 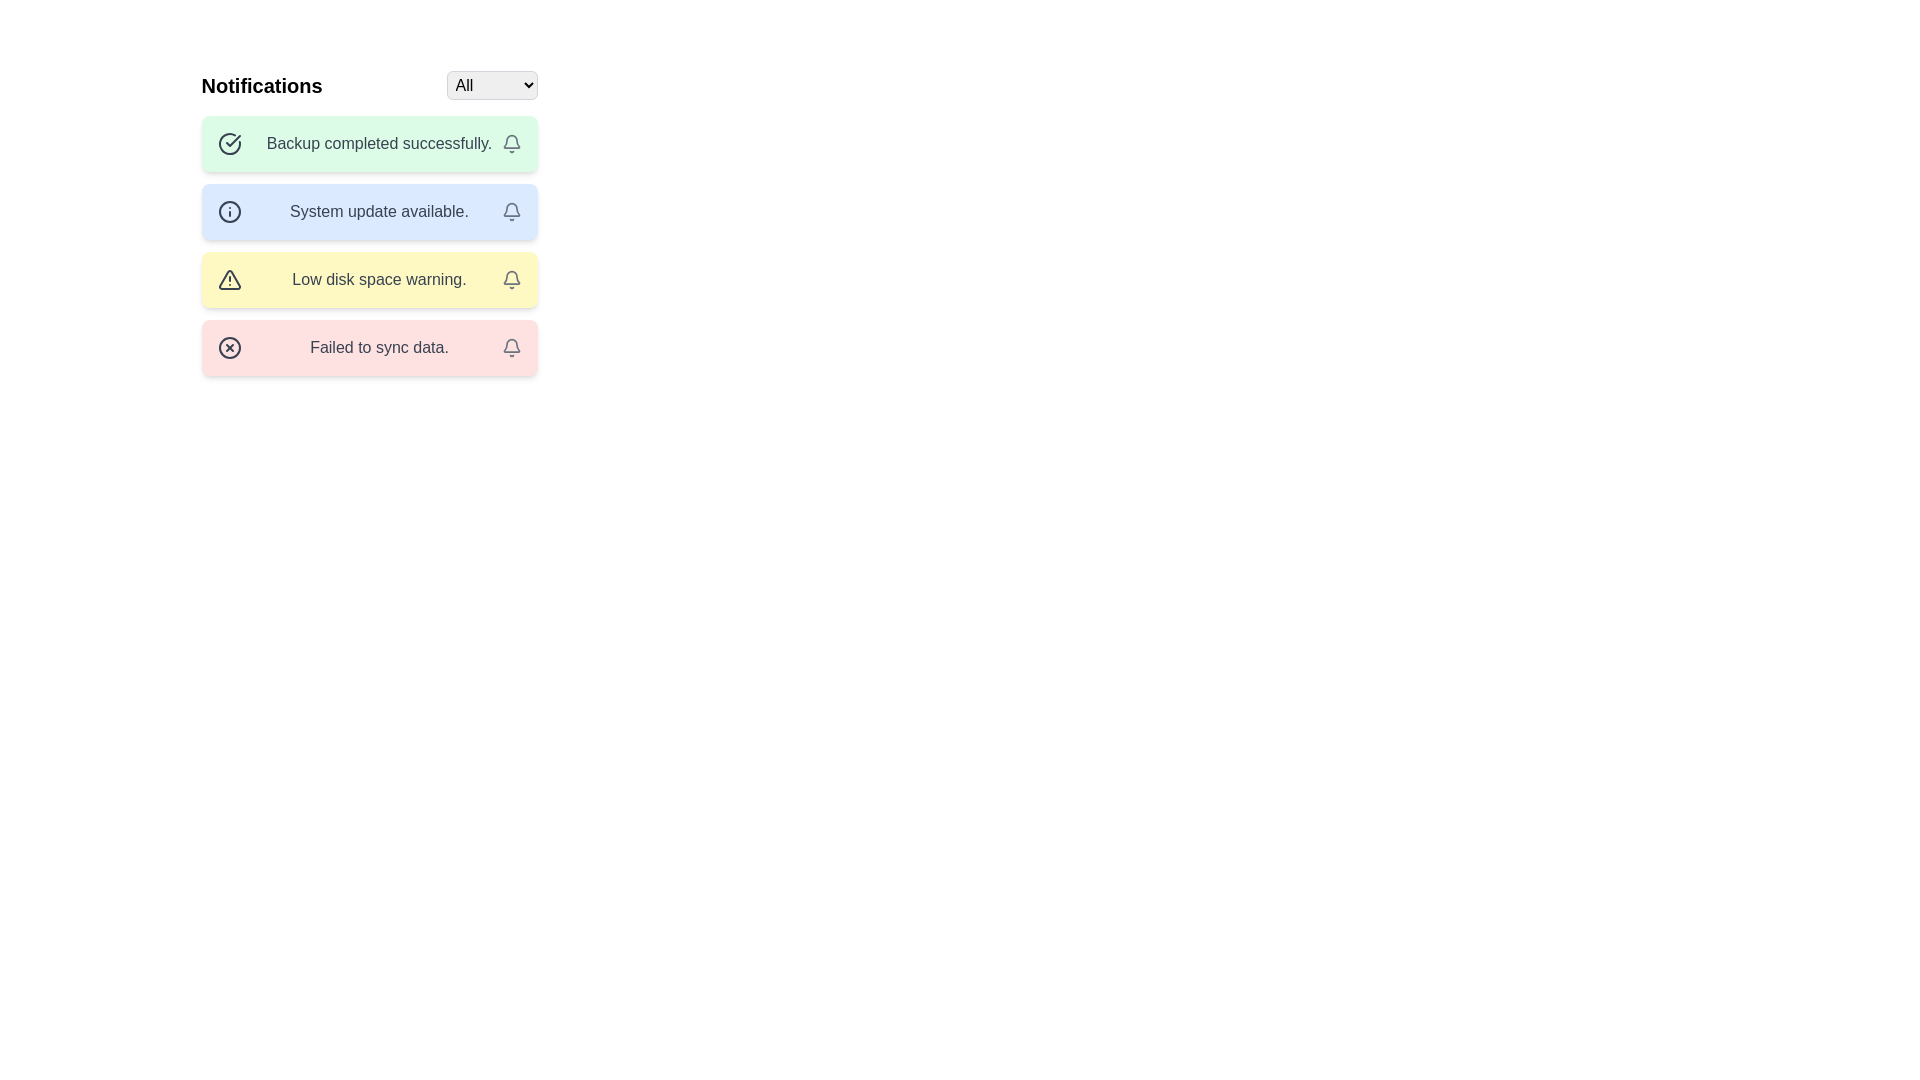 I want to click on the circular checkmark icon located on the left side of the notification labeled 'Backup completed successfully.', so click(x=229, y=142).